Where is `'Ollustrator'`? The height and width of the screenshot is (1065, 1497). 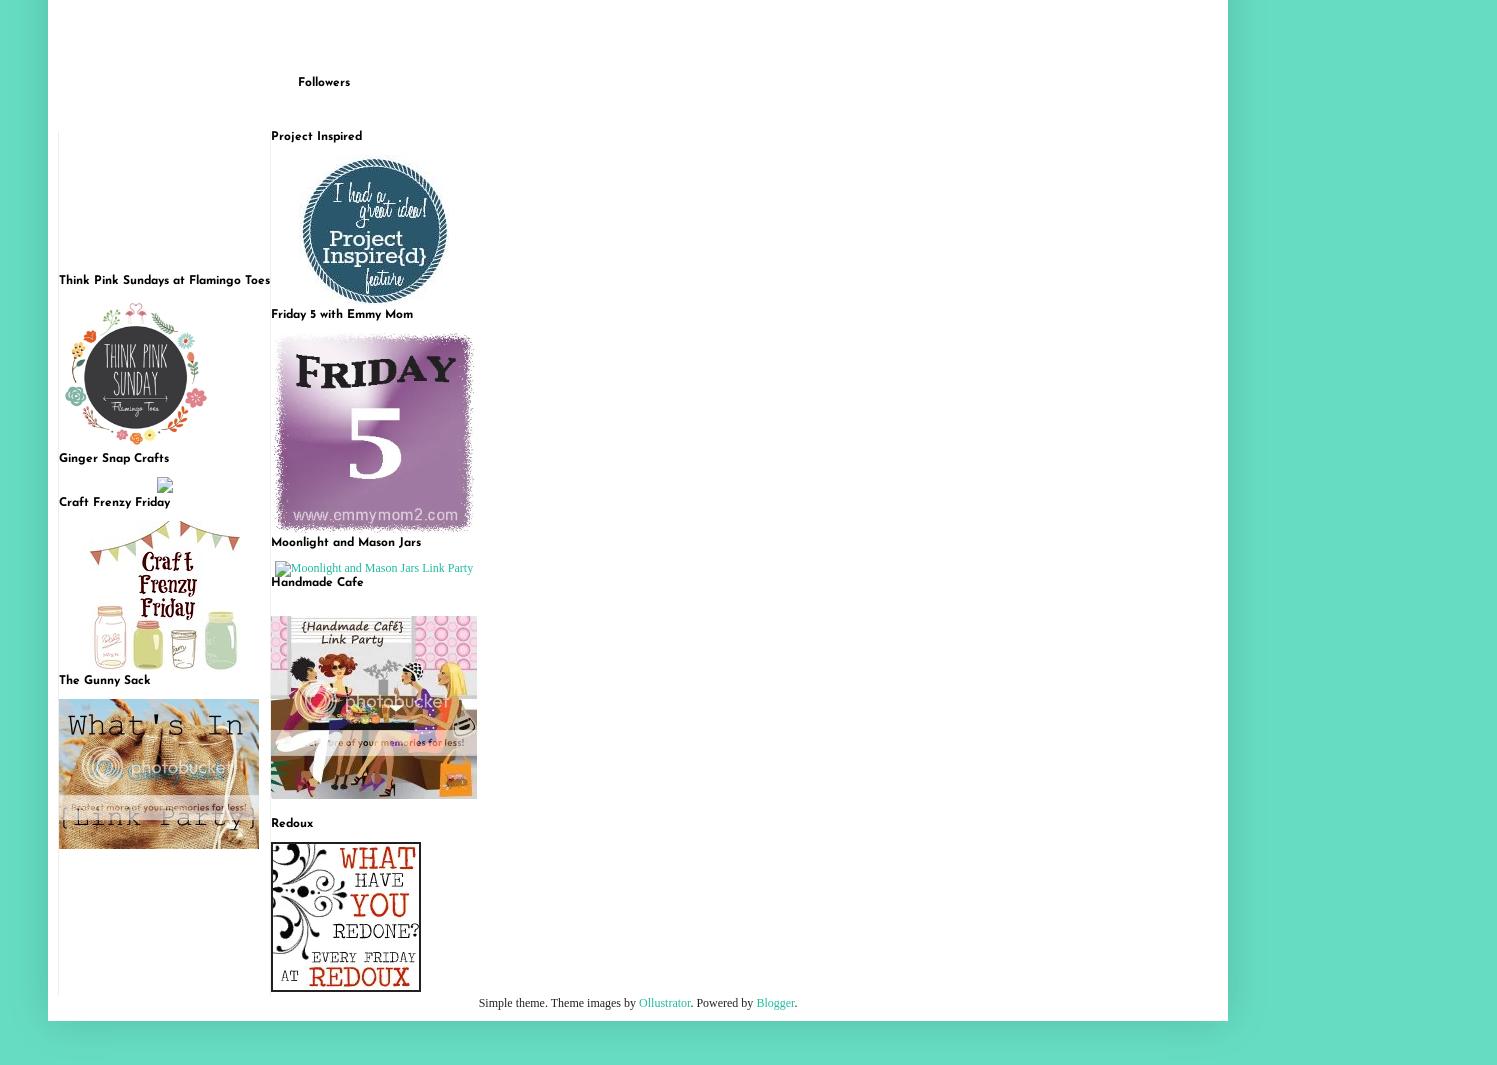 'Ollustrator' is located at coordinates (664, 1003).